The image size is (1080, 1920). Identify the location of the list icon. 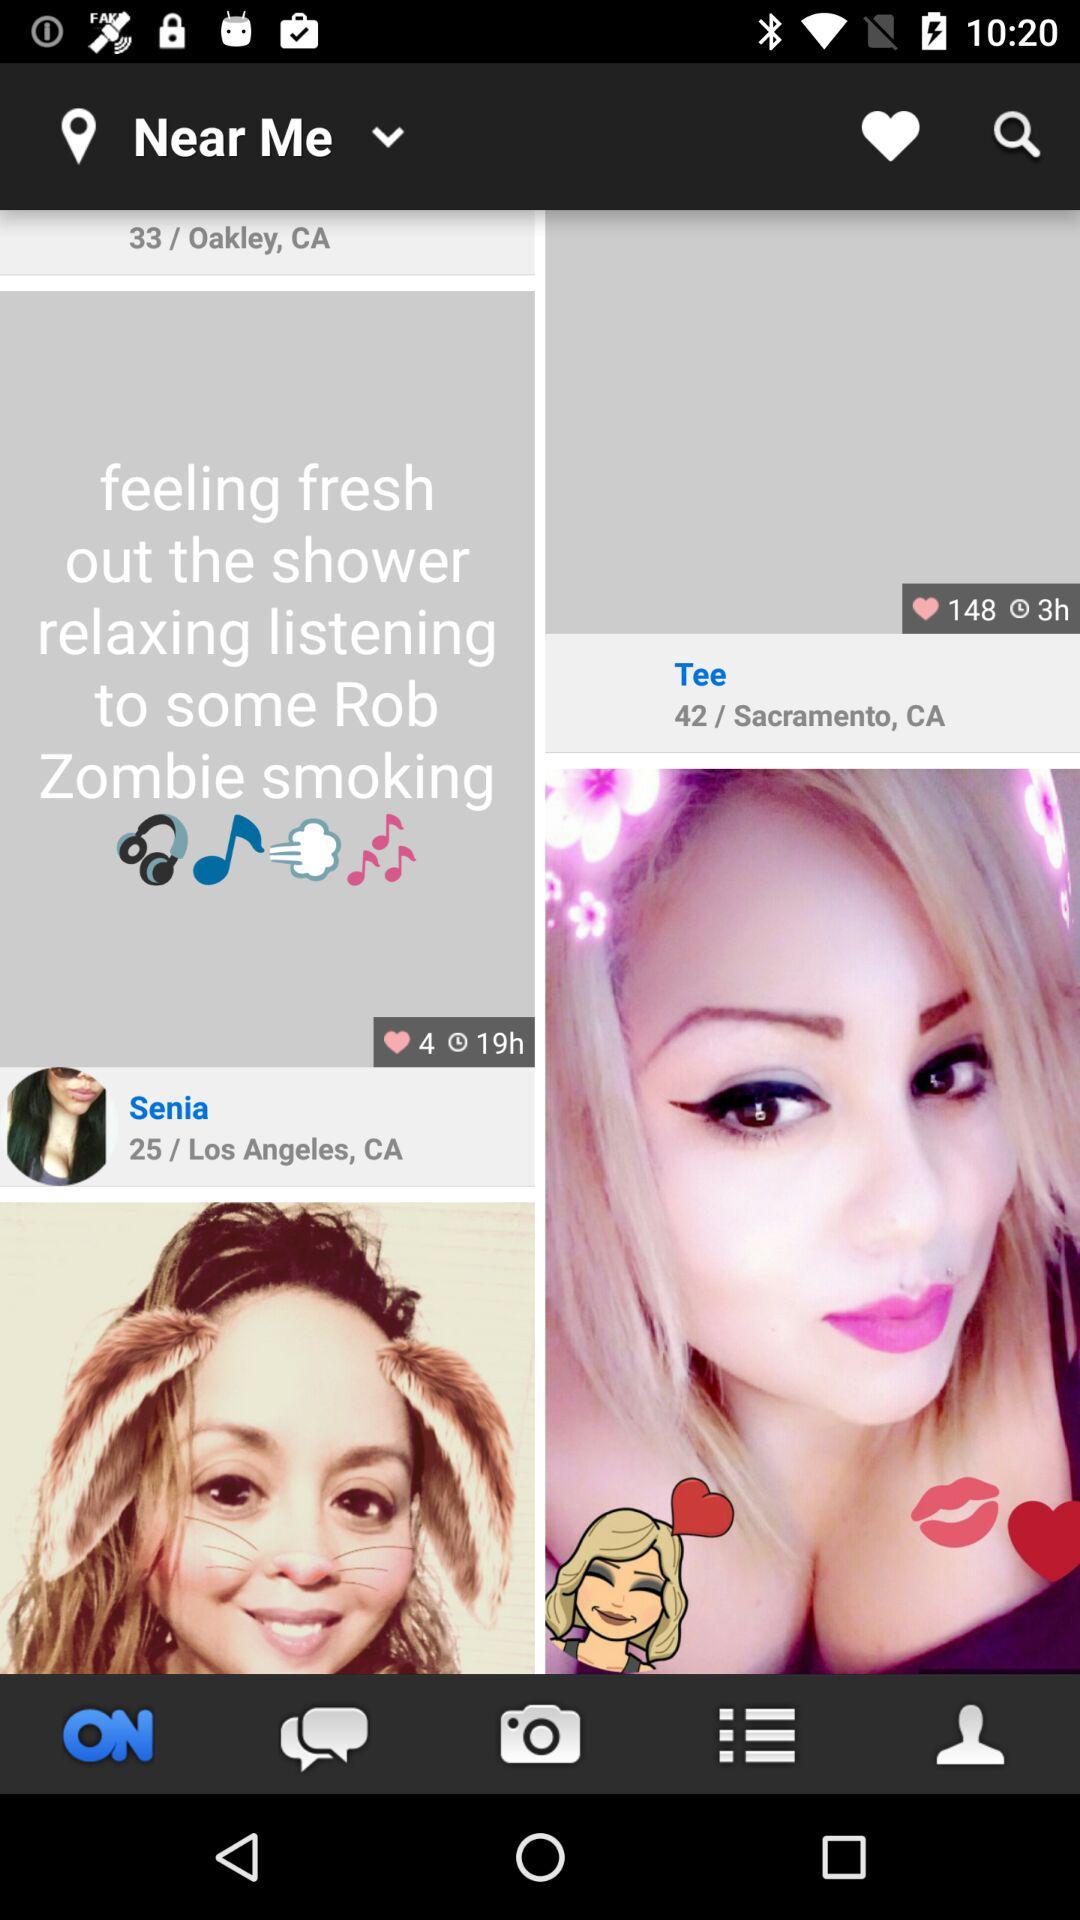
(756, 1733).